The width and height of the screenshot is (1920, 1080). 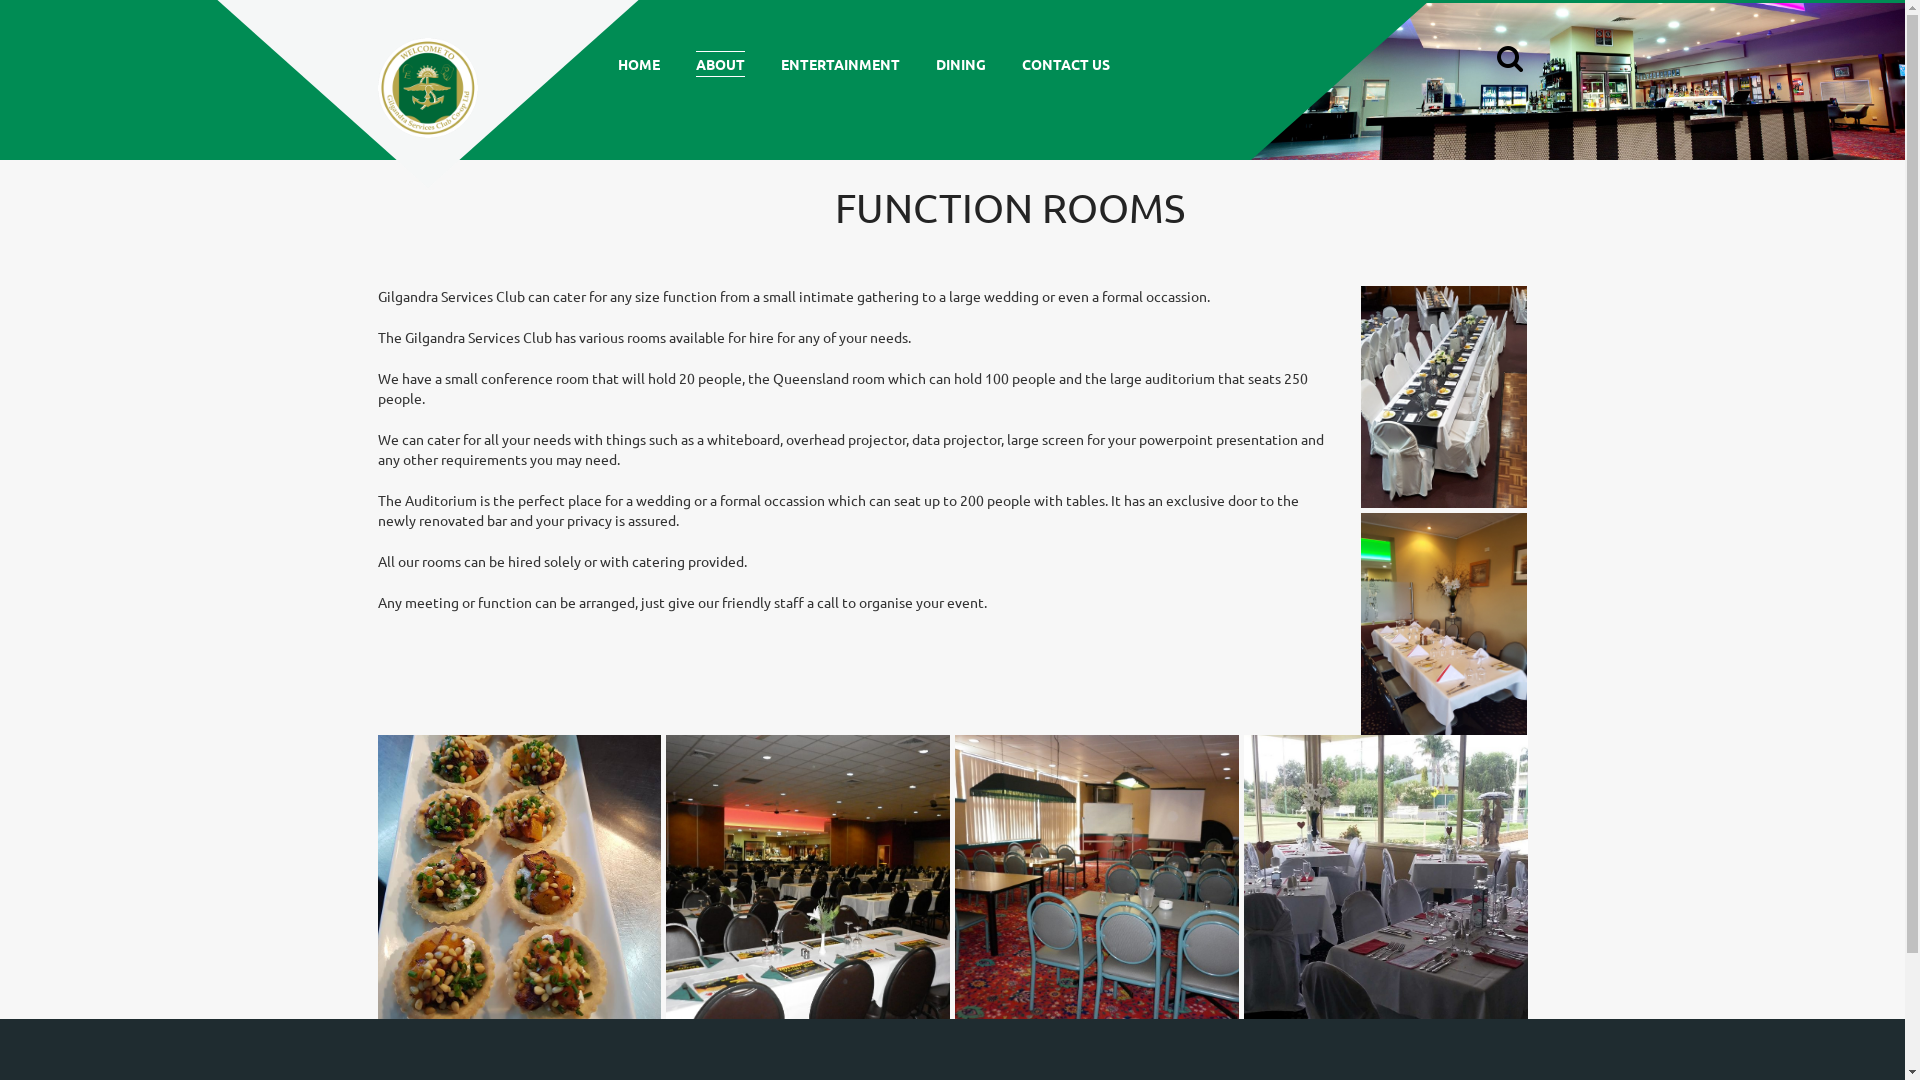 What do you see at coordinates (960, 63) in the screenshot?
I see `'DINING'` at bounding box center [960, 63].